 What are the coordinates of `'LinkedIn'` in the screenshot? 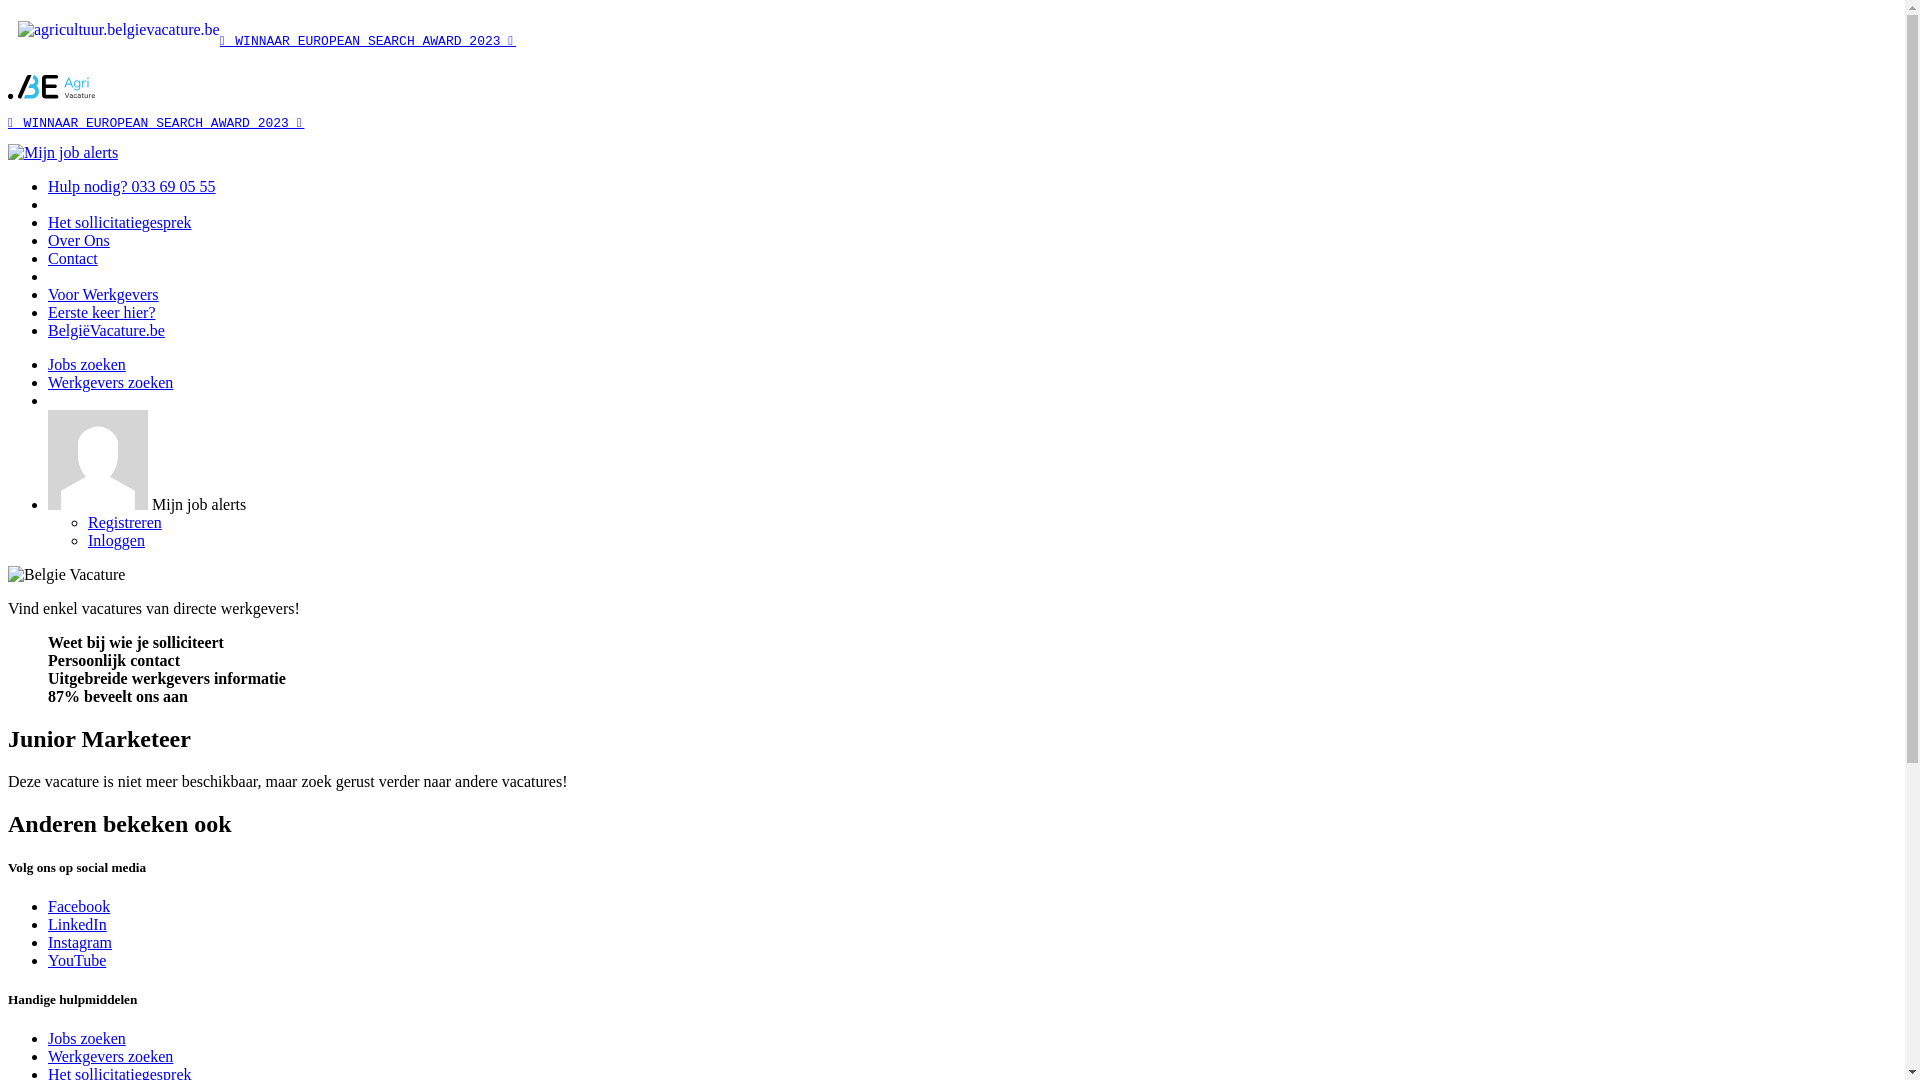 It's located at (77, 924).